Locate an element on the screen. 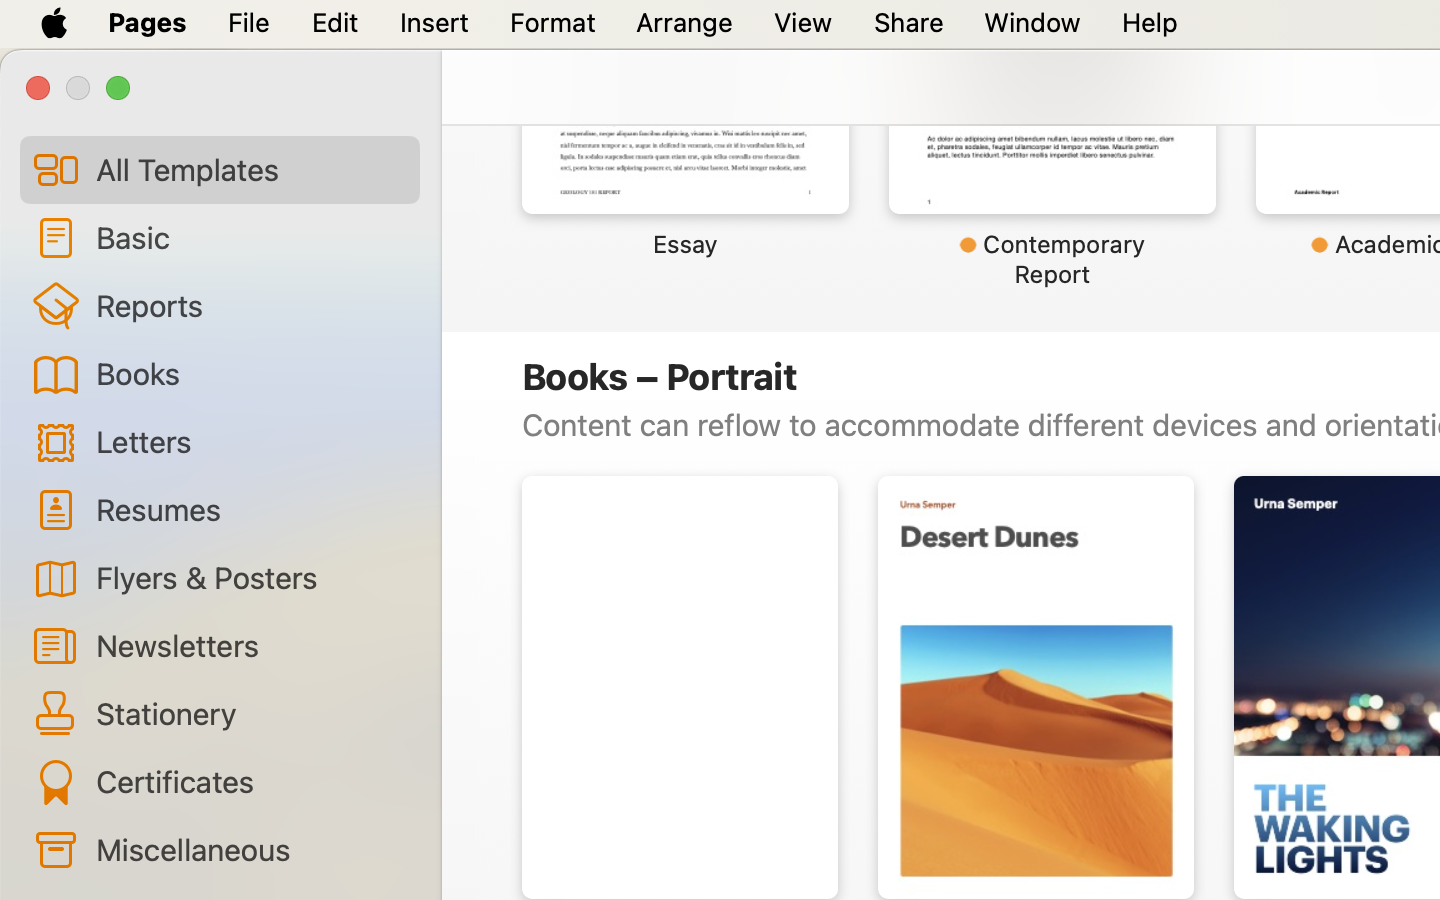  'Newsletters' is located at coordinates (248, 645).